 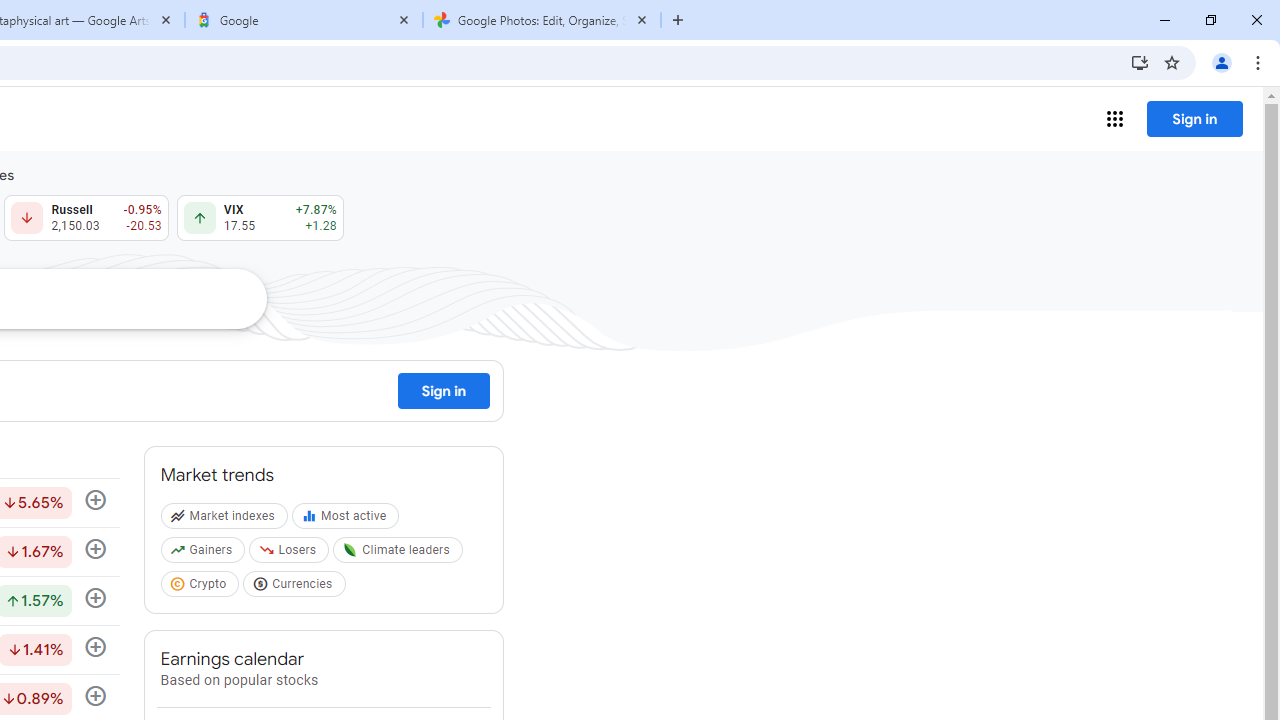 I want to click on 'Market indexes', so click(x=226, y=519).